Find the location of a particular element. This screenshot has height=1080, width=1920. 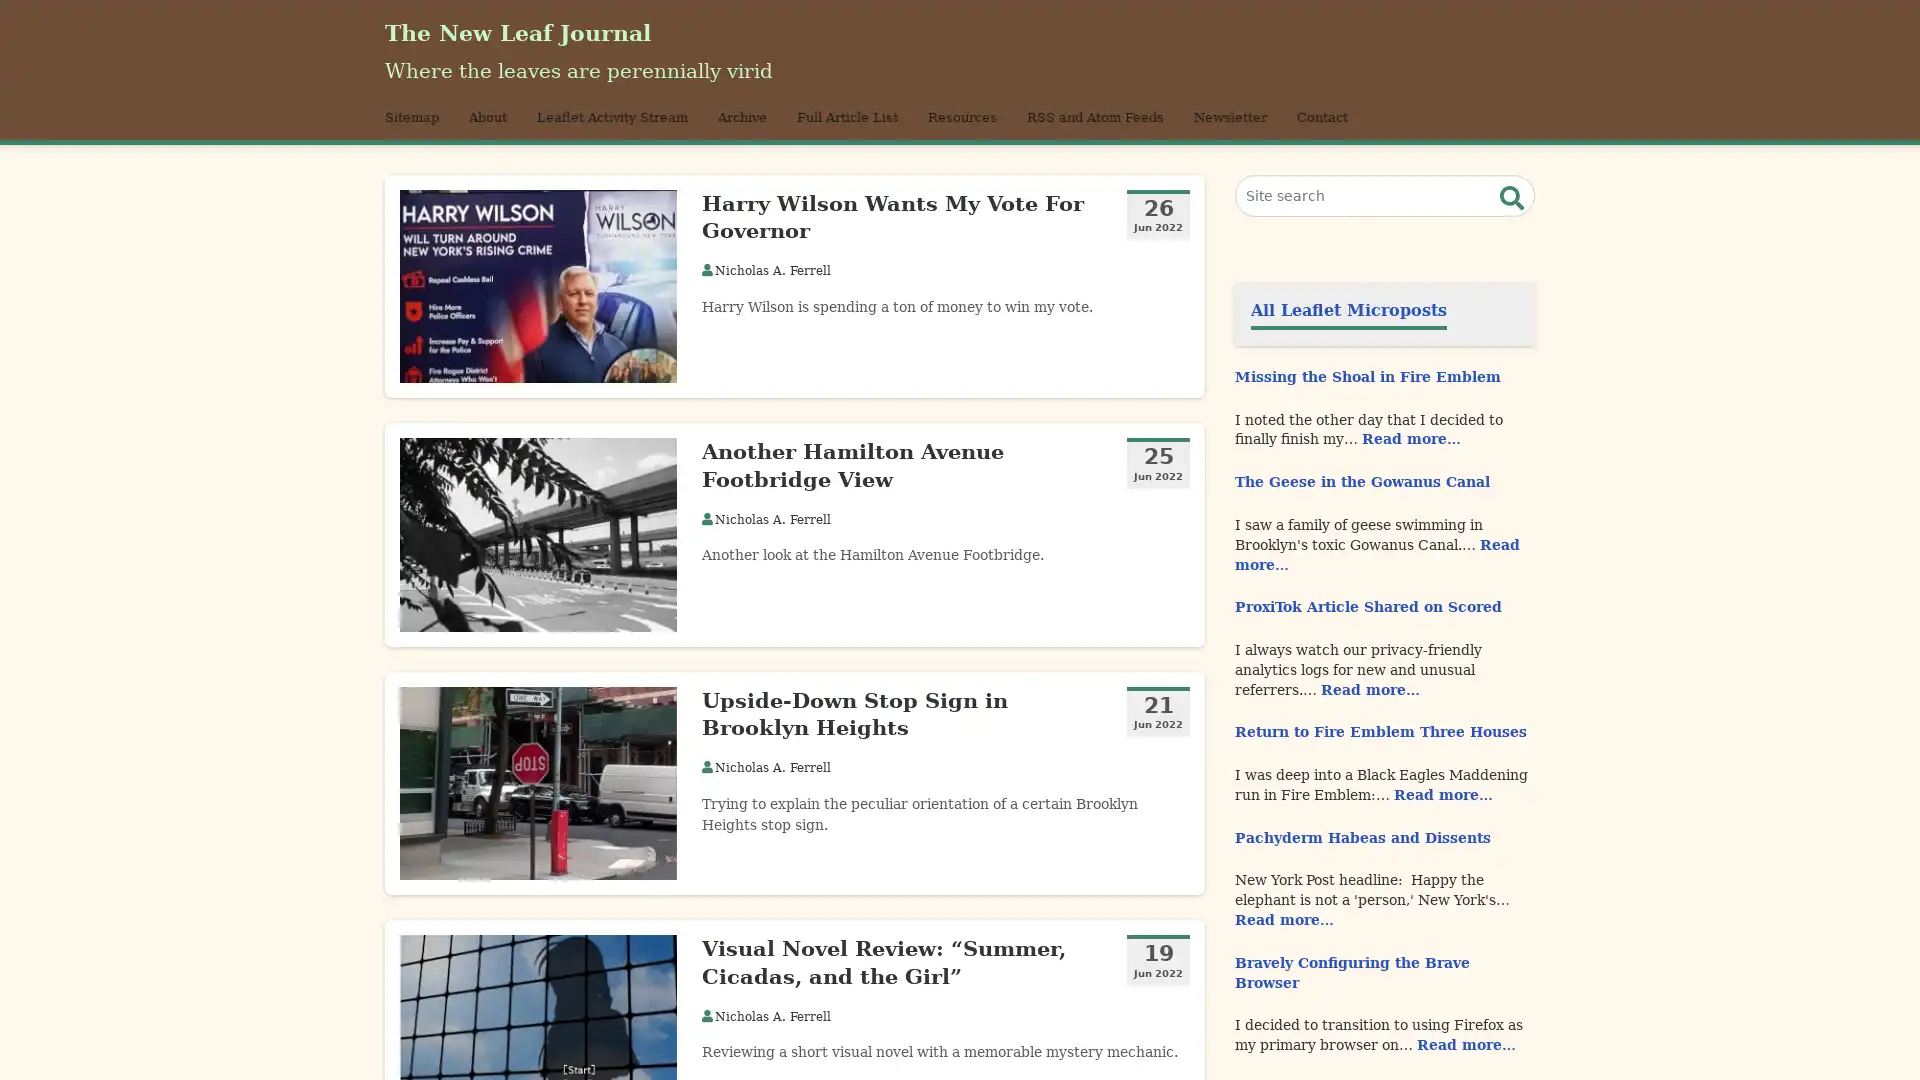

button is located at coordinates (1512, 222).